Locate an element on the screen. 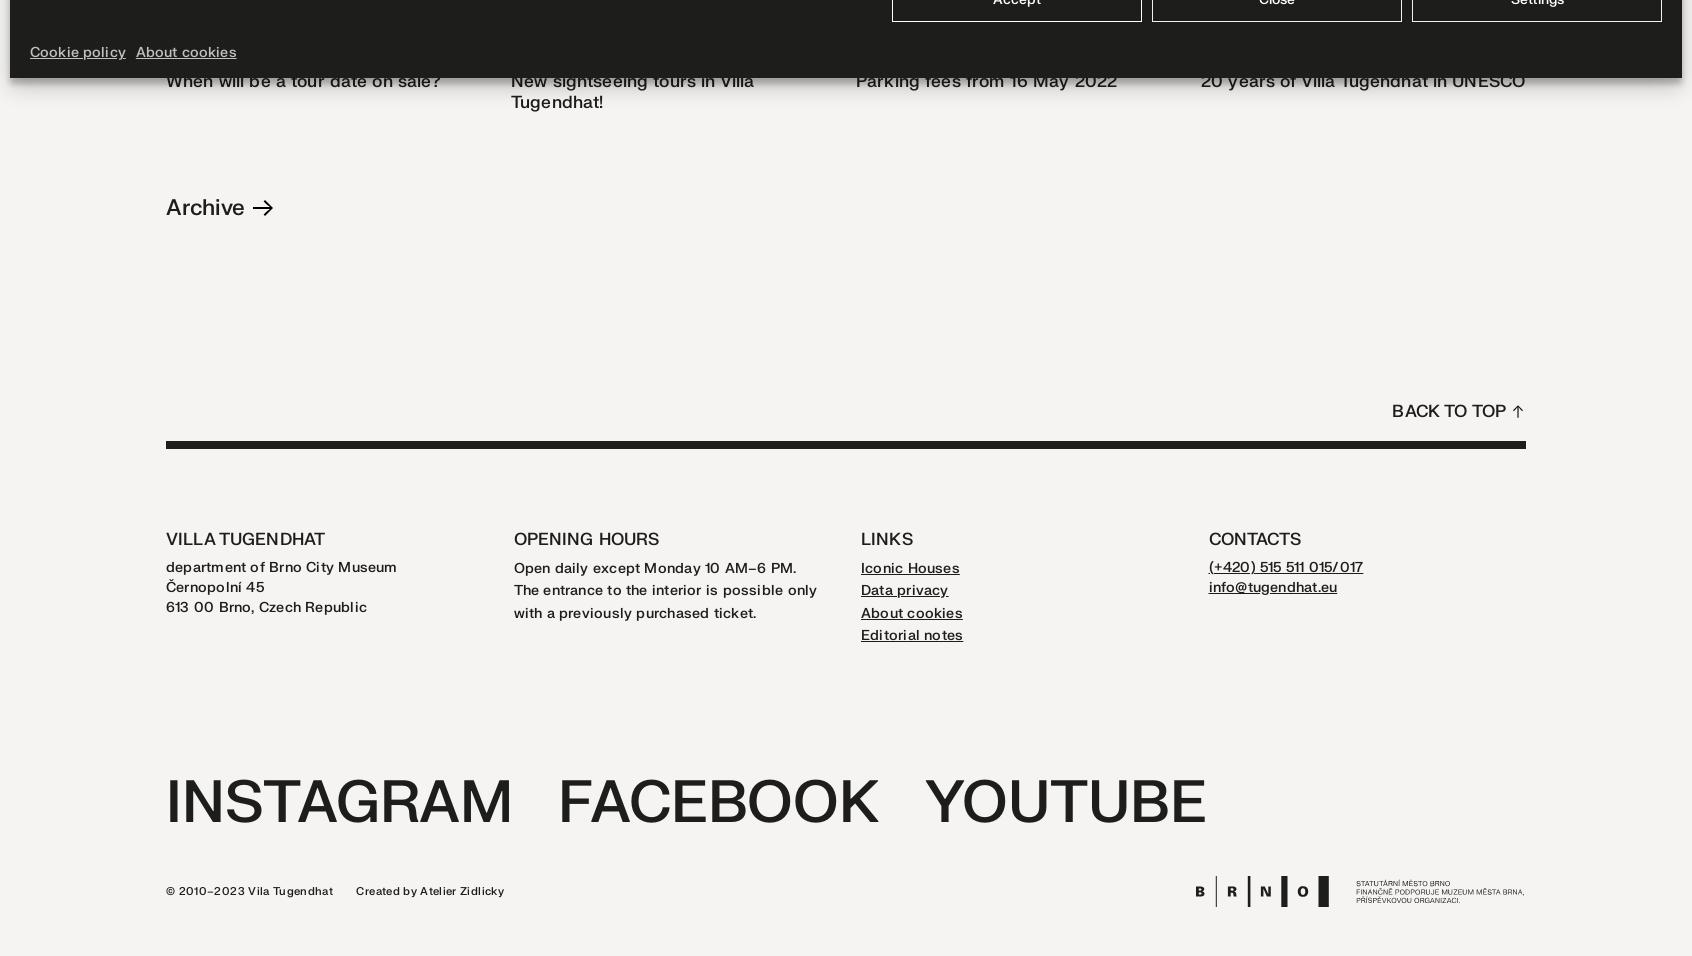  'Open daily except Monday 10 AM–6 PM.' is located at coordinates (513, 566).